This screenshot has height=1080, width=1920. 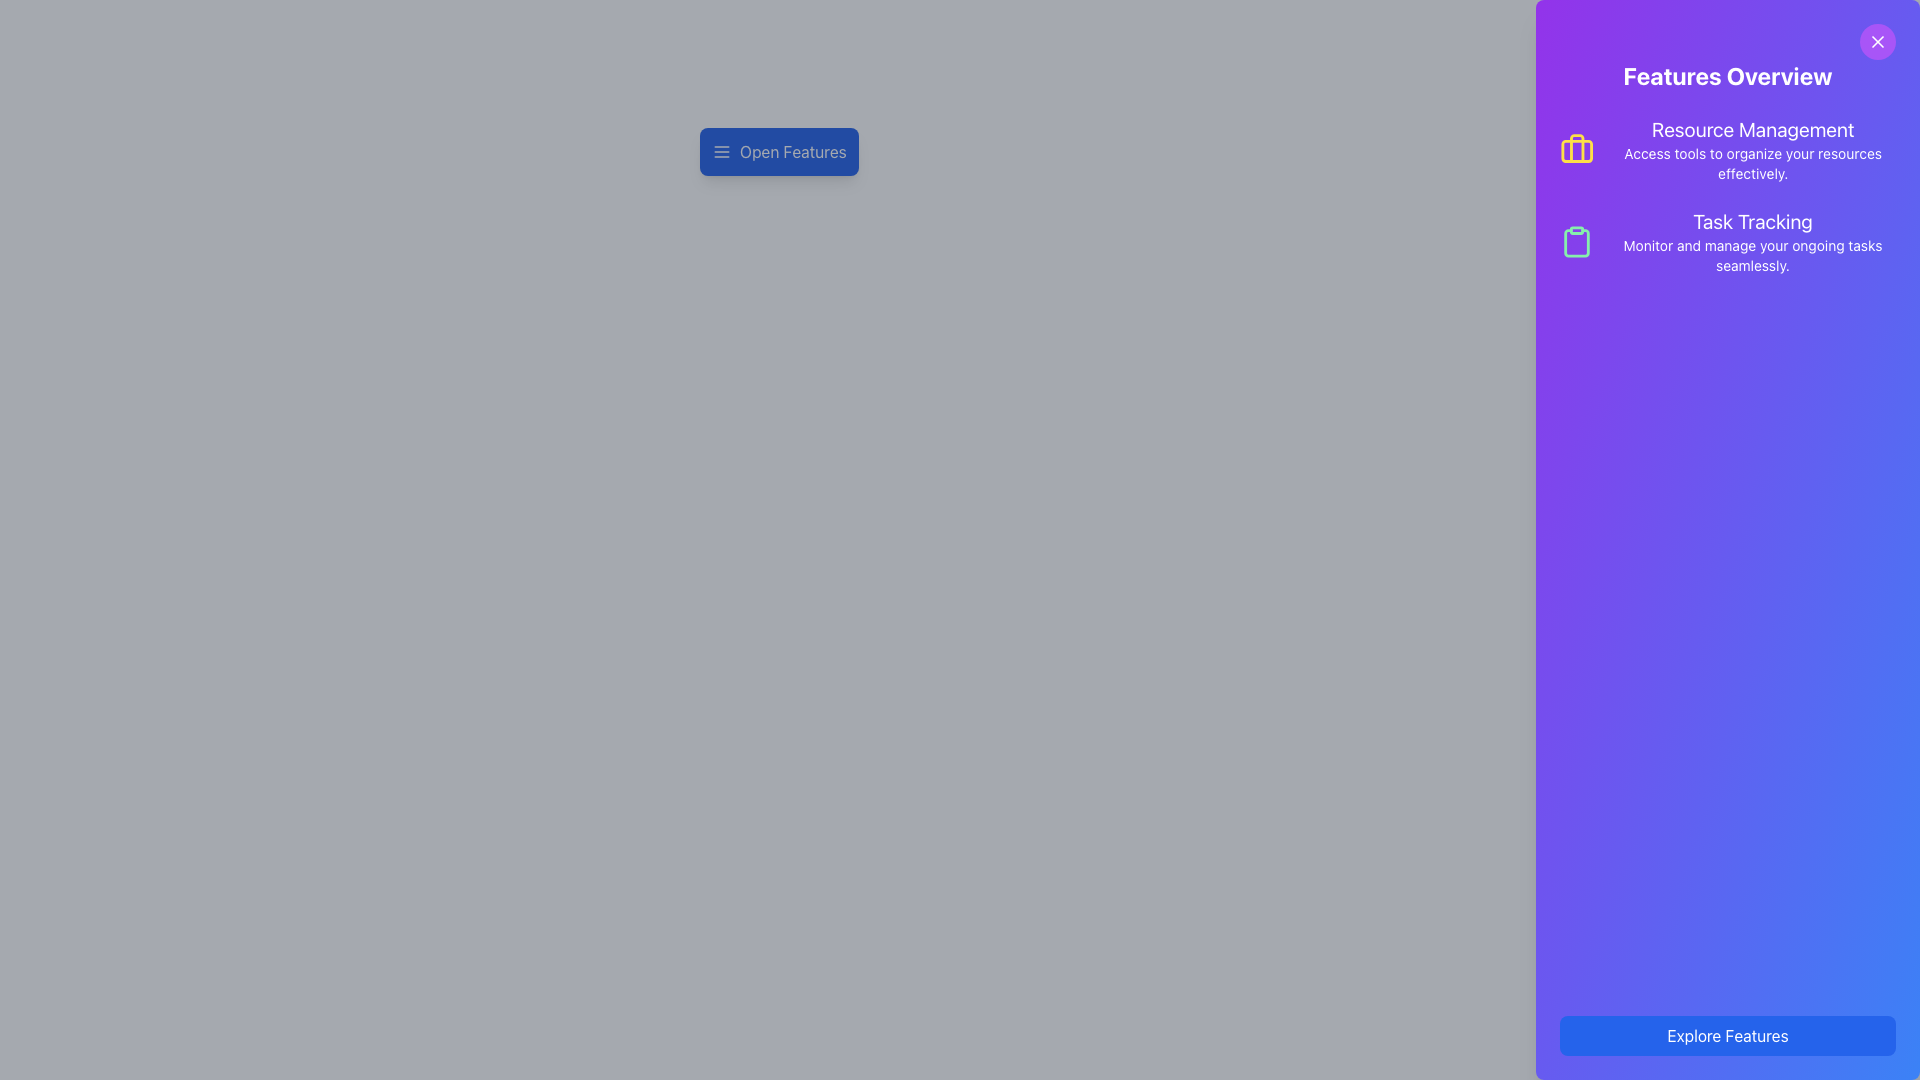 I want to click on the text snippet displaying 'Monitor and manage your ongoing tasks seamlessly.' located within the purple gradient panel under the 'Task Tracking' header, so click(x=1751, y=254).